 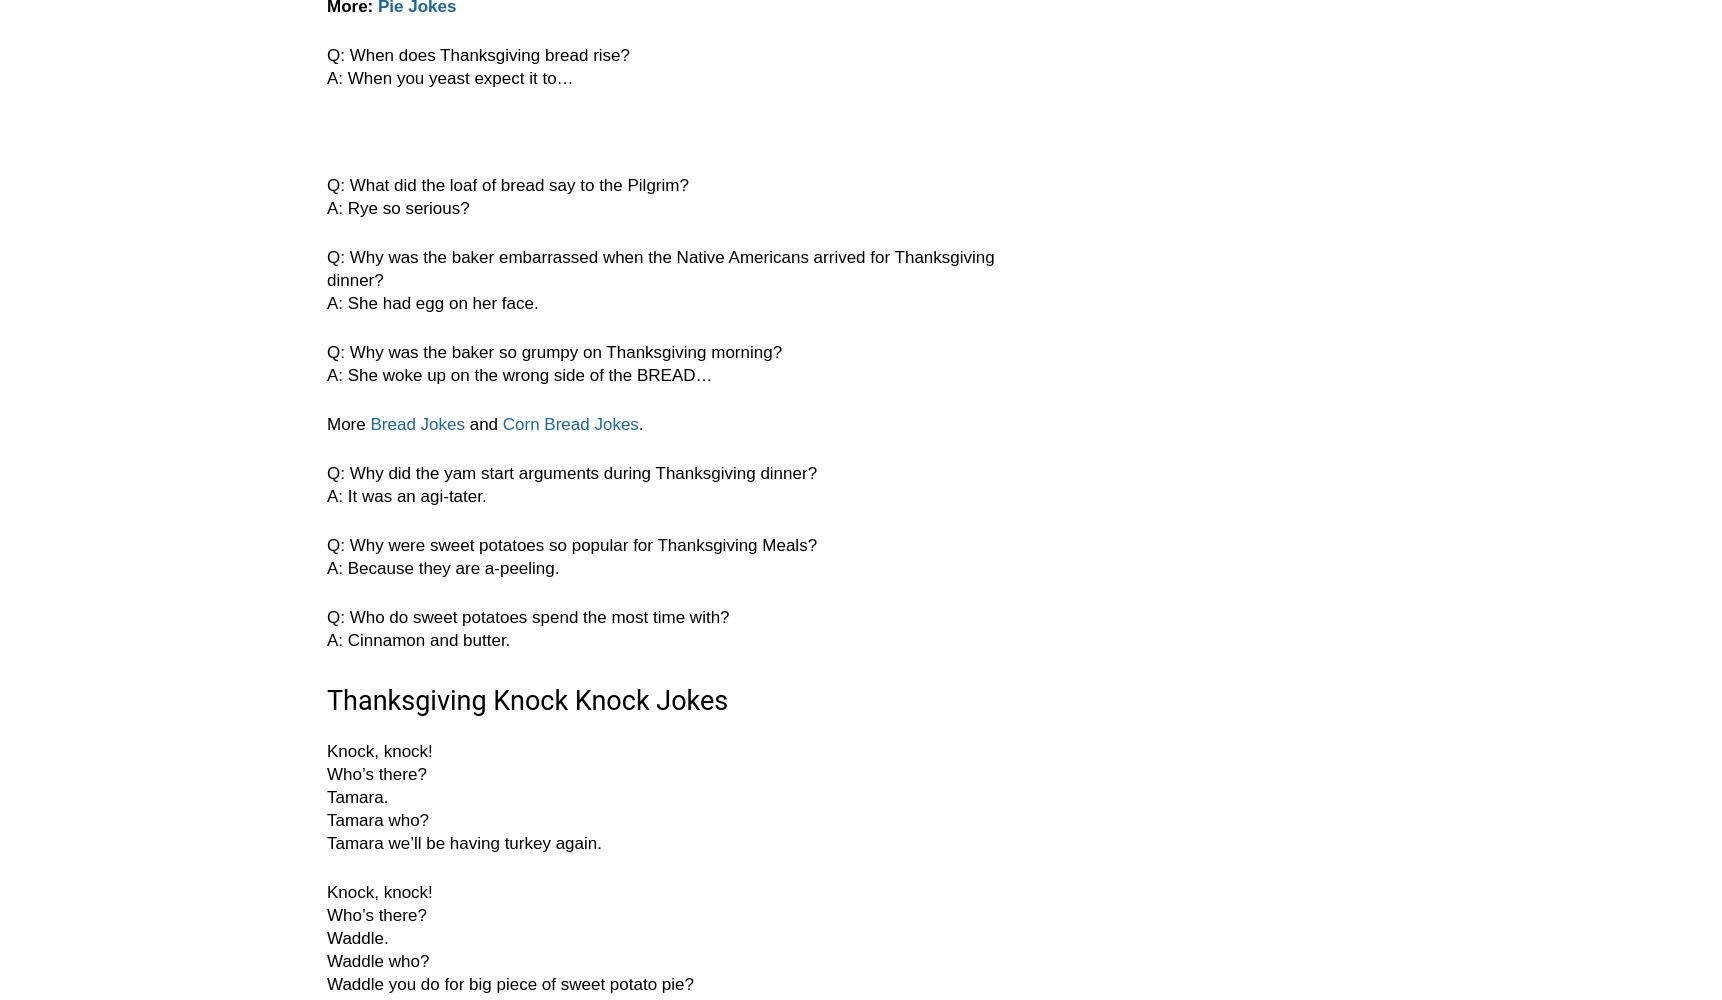 What do you see at coordinates (326, 303) in the screenshot?
I see `'A: She had egg on her face.'` at bounding box center [326, 303].